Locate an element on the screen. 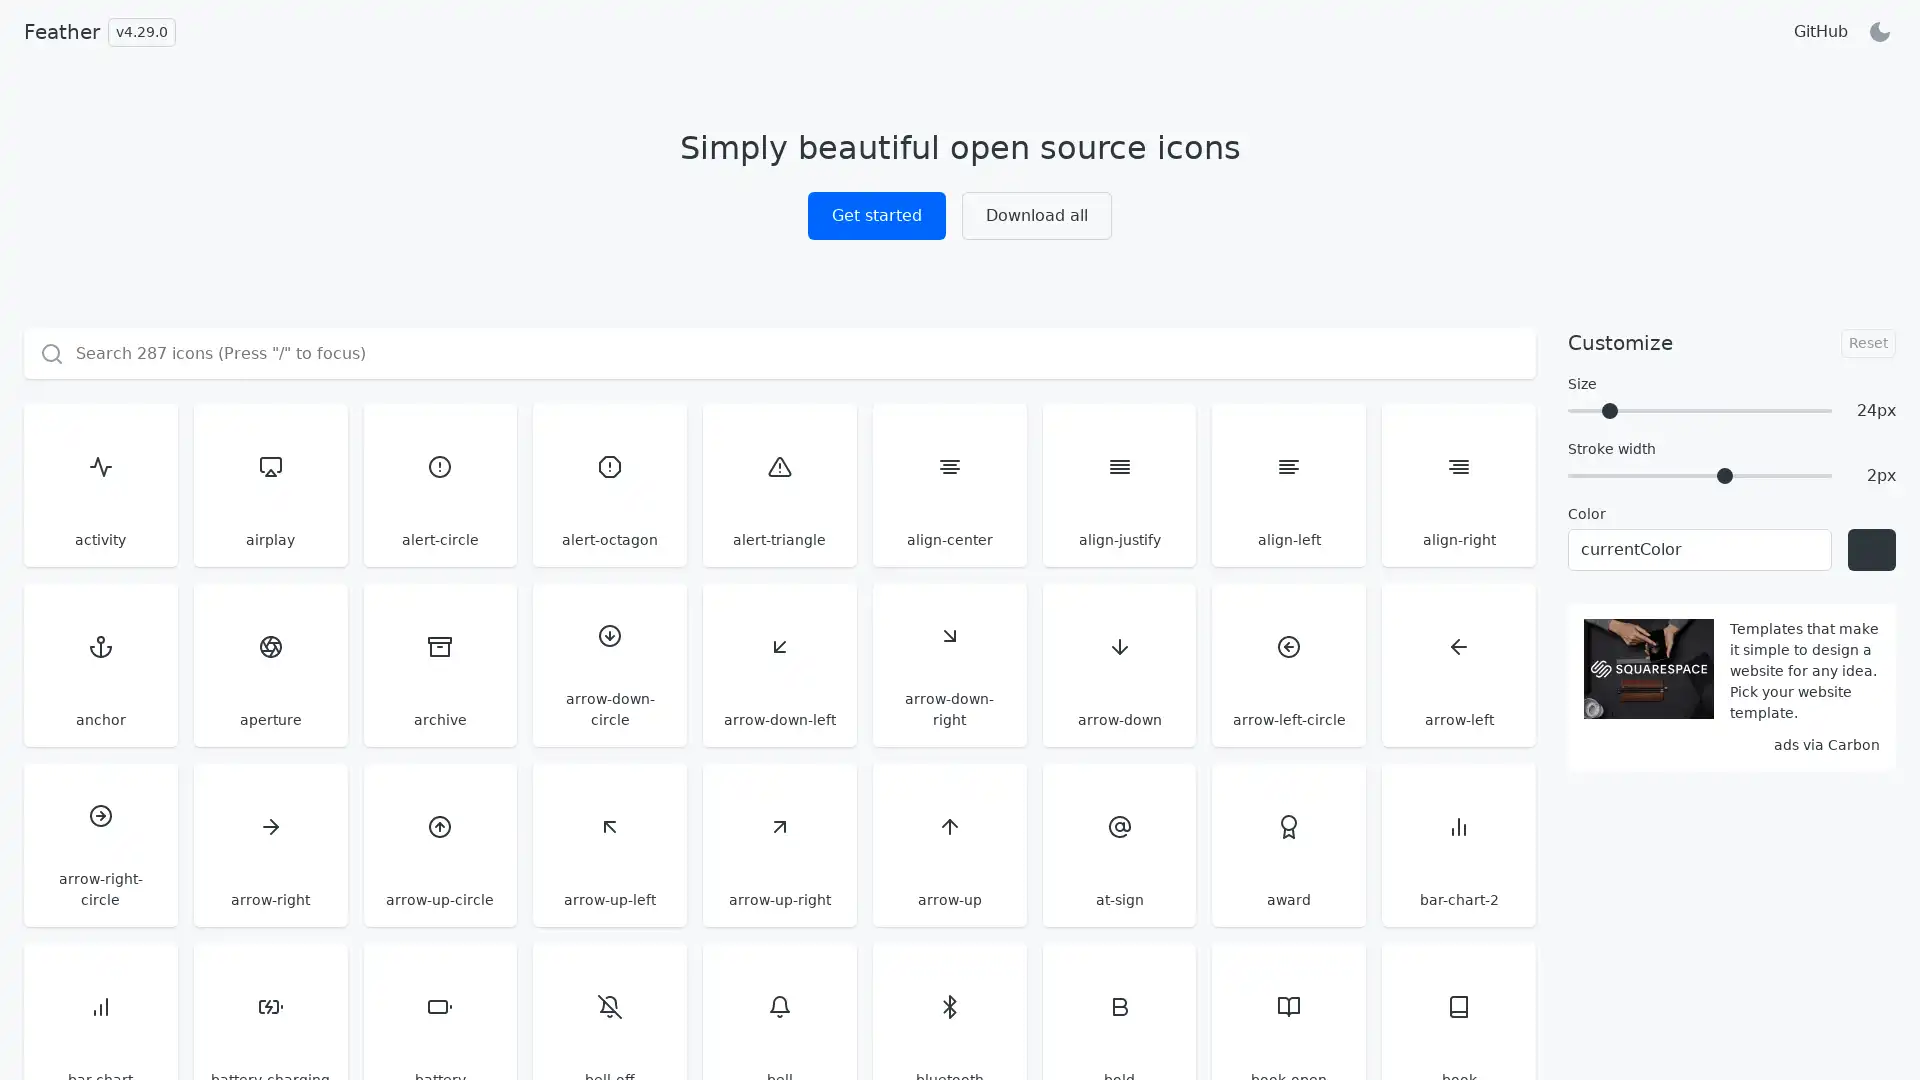  Reset is located at coordinates (1867, 341).